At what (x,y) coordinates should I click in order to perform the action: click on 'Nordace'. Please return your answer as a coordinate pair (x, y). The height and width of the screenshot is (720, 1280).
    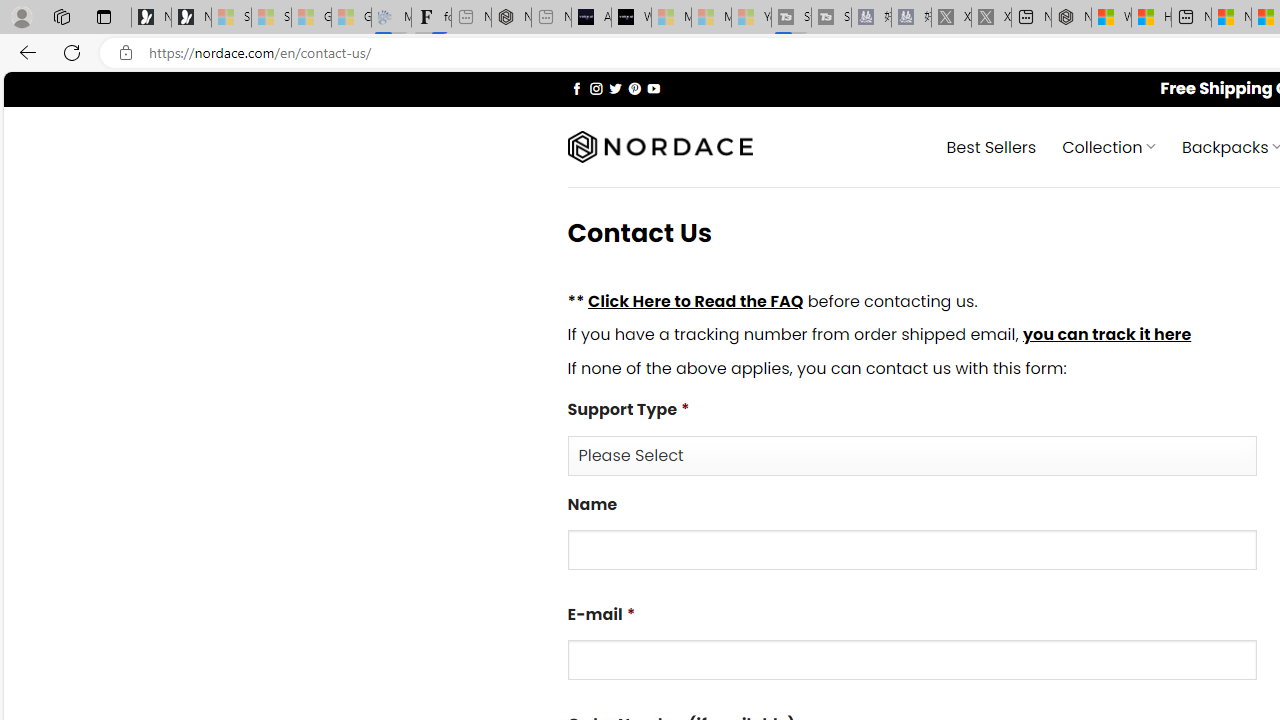
    Looking at the image, I should click on (659, 146).